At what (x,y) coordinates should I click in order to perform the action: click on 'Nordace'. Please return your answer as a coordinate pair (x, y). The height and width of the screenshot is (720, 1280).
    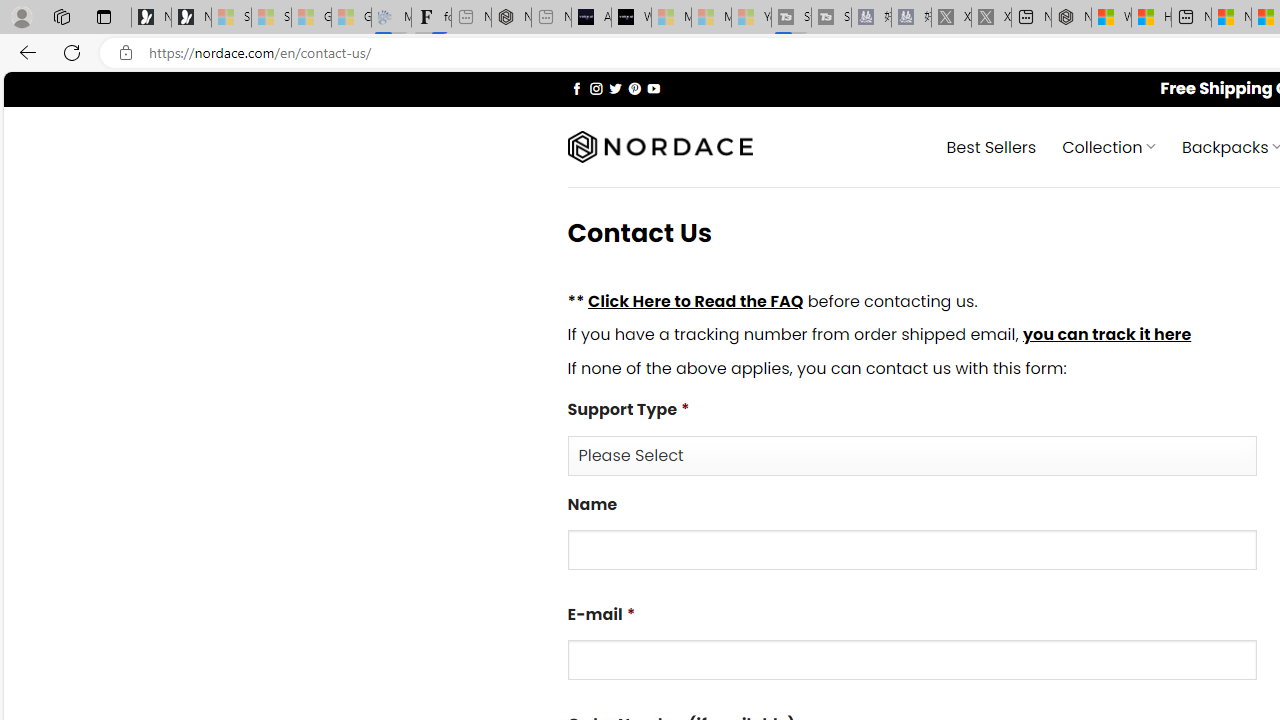
    Looking at the image, I should click on (659, 146).